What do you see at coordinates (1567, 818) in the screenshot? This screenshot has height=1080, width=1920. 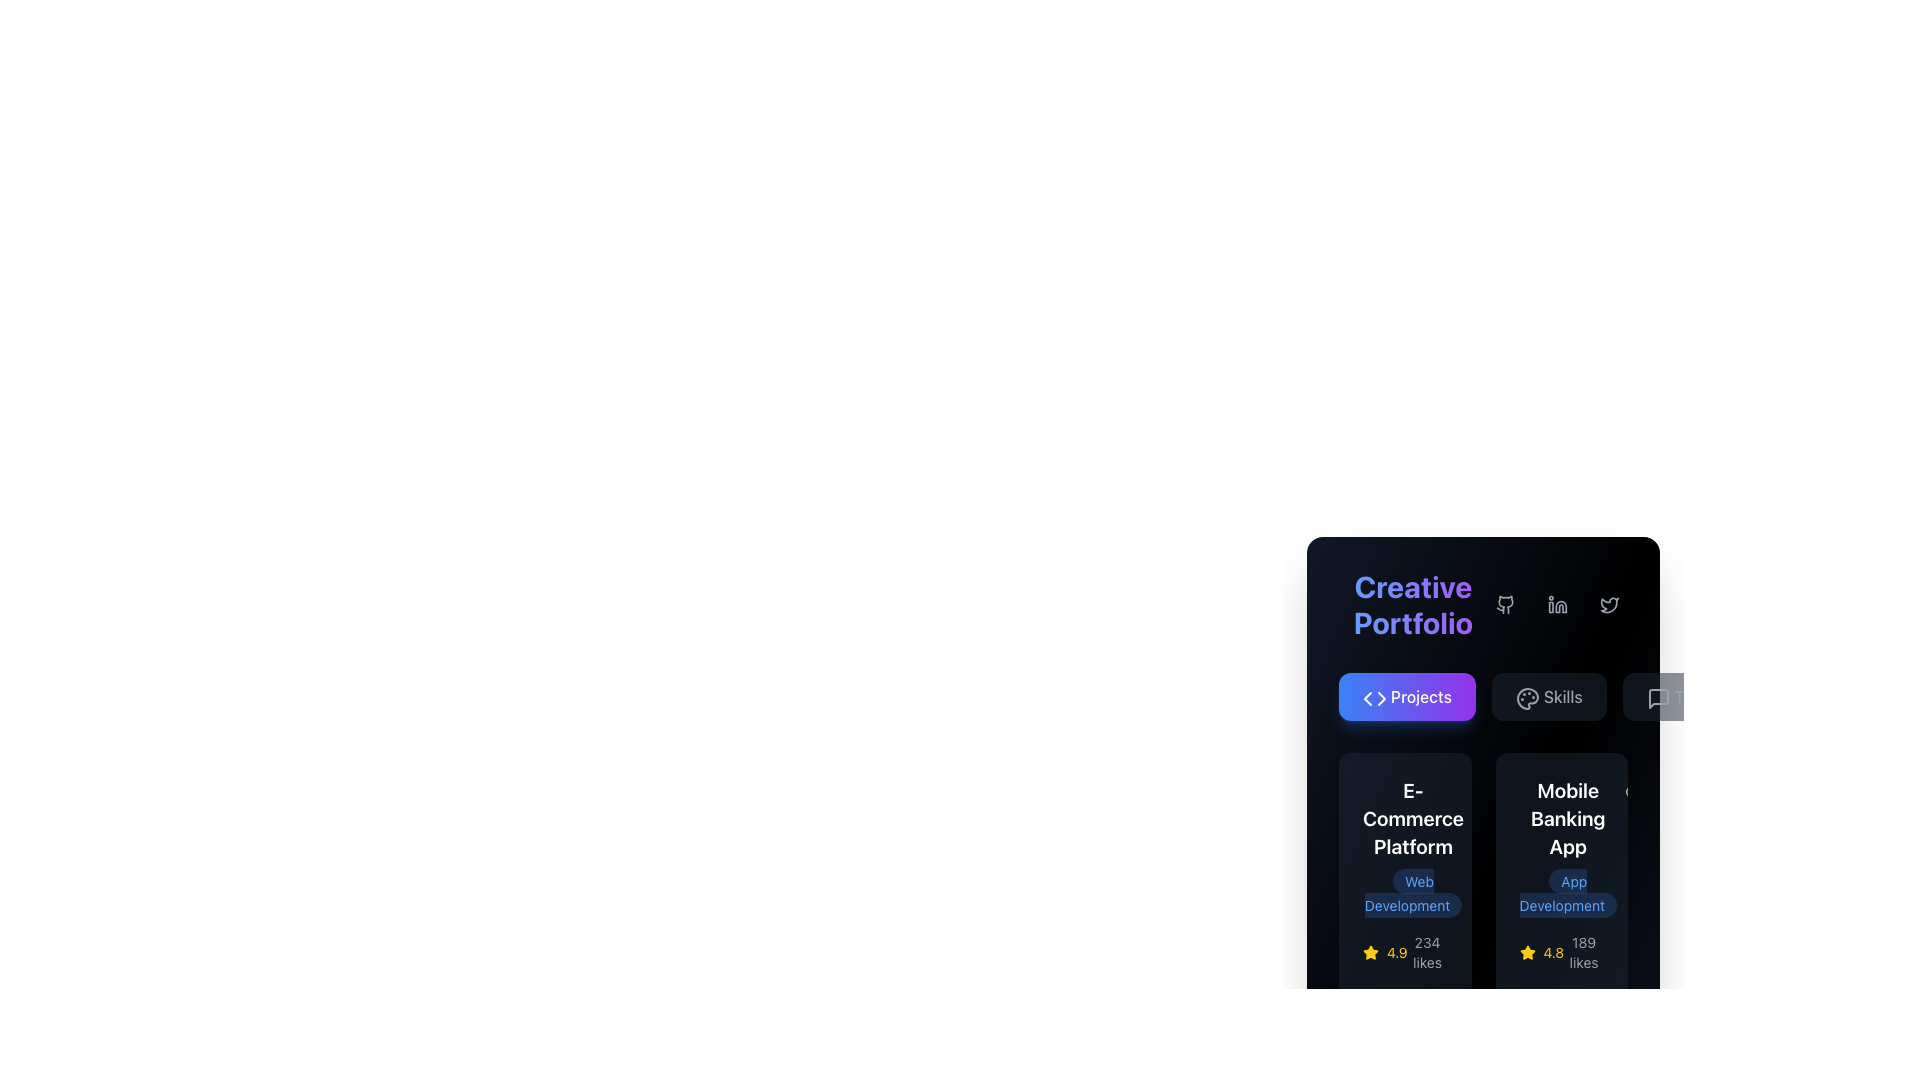 I see `the 'Mobile Banking App' title text to identify the associated project` at bounding box center [1567, 818].